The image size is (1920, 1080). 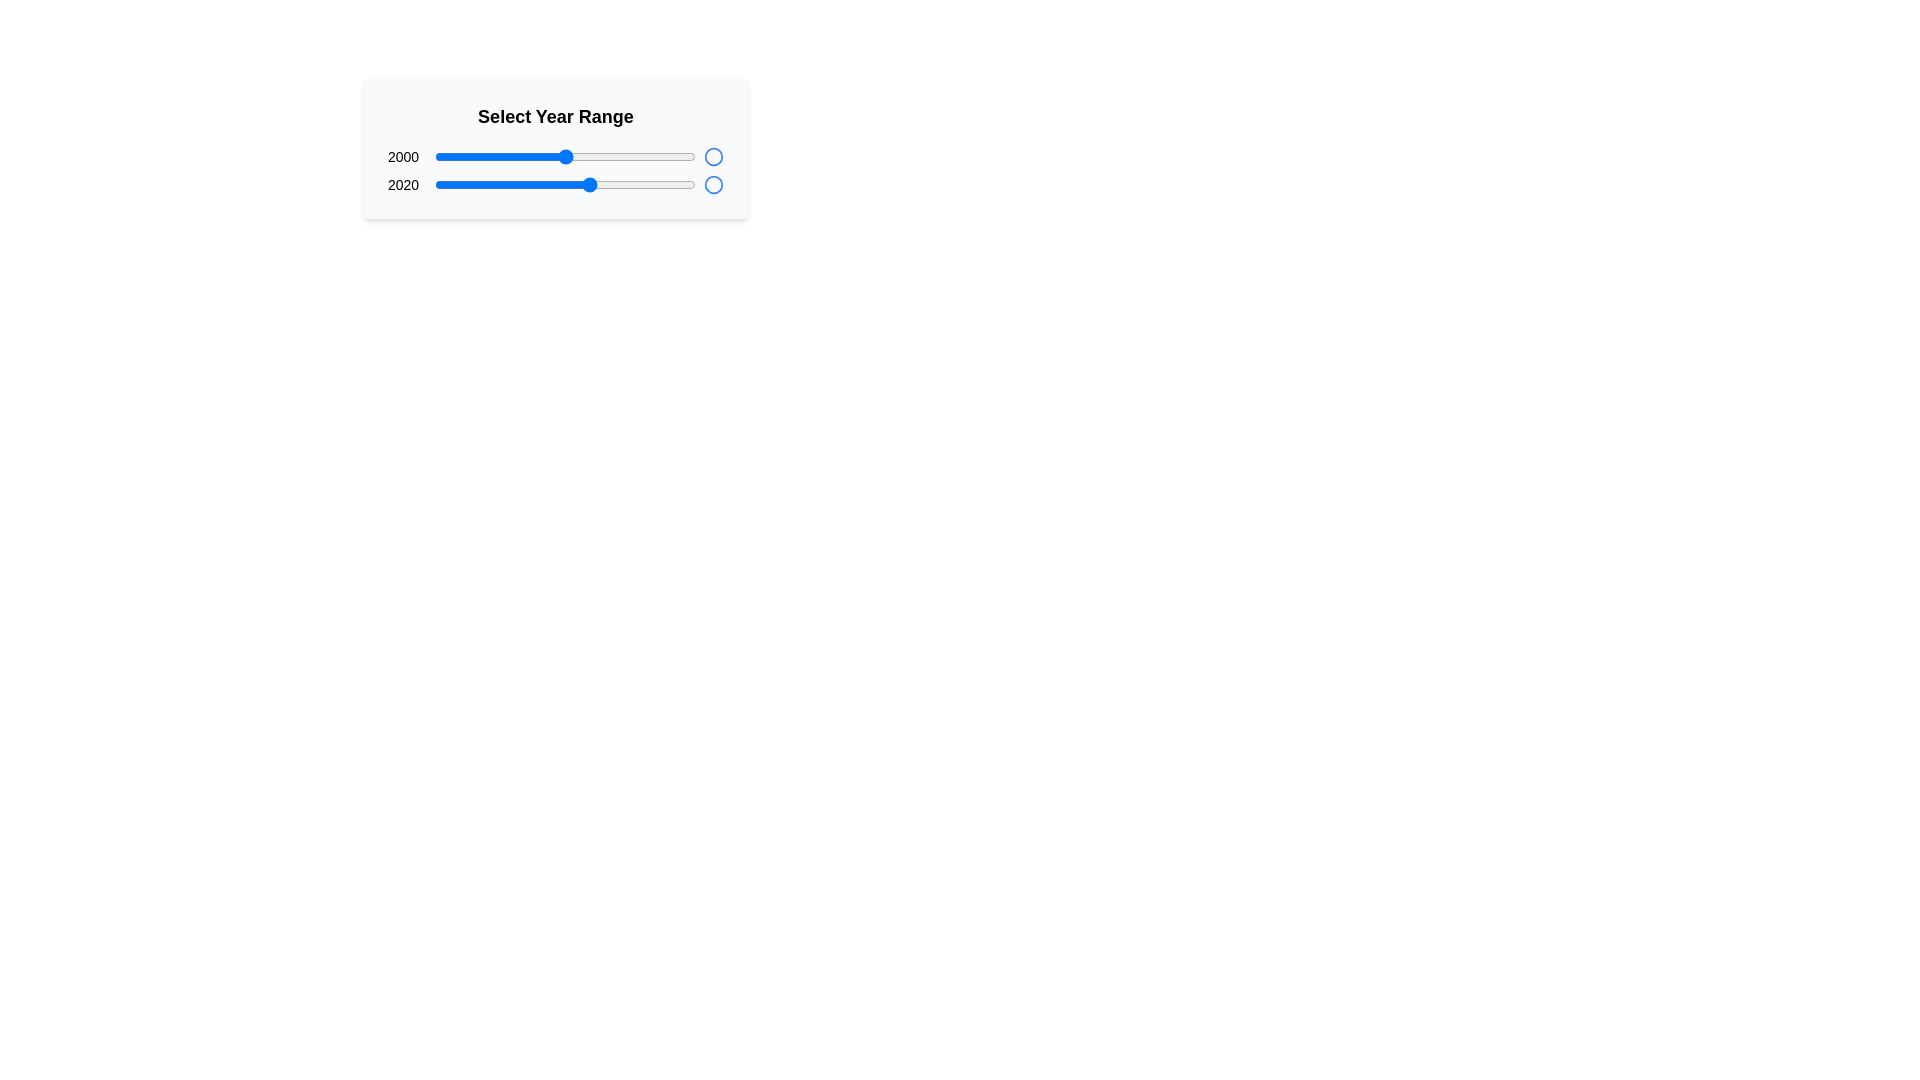 I want to click on the circular SVG element with a blue border located to the right of the label '2020' and the bottom slider, so click(x=714, y=185).